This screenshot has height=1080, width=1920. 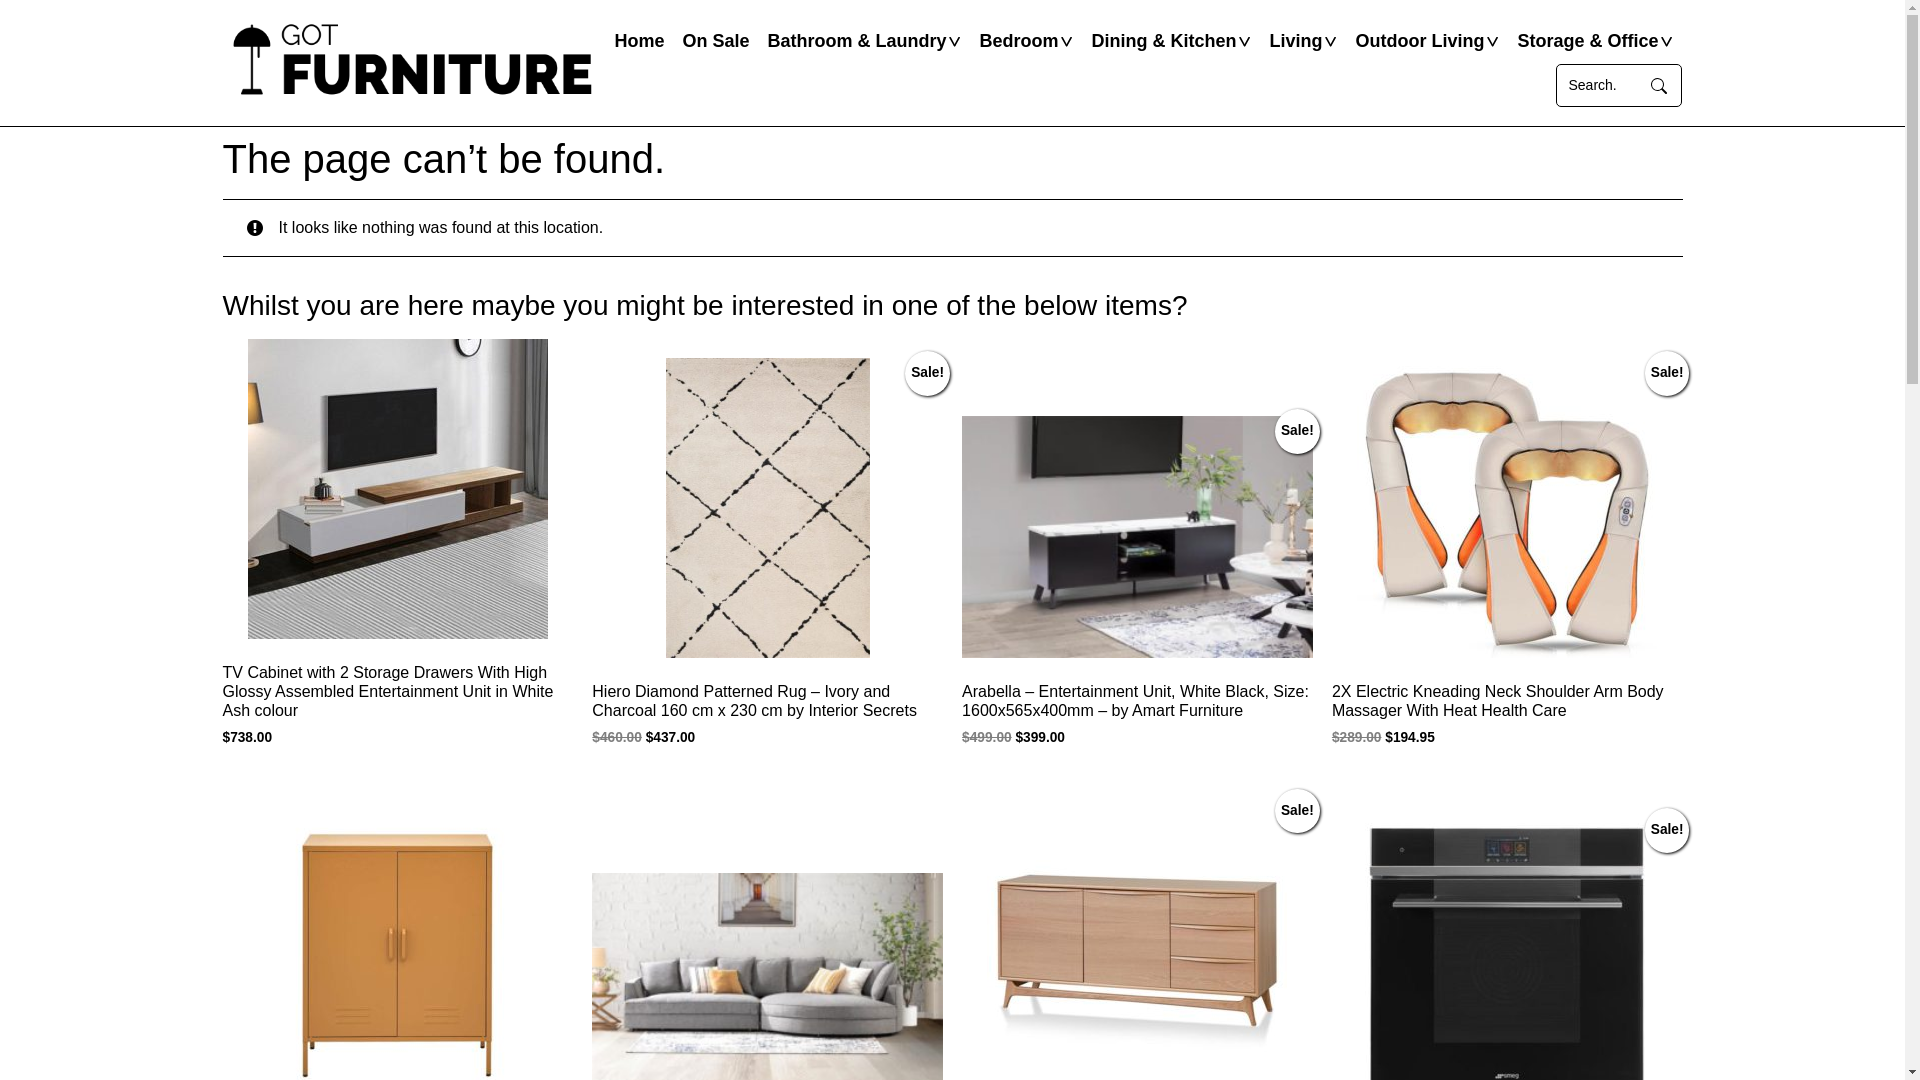 I want to click on 'Living', so click(x=1295, y=41).